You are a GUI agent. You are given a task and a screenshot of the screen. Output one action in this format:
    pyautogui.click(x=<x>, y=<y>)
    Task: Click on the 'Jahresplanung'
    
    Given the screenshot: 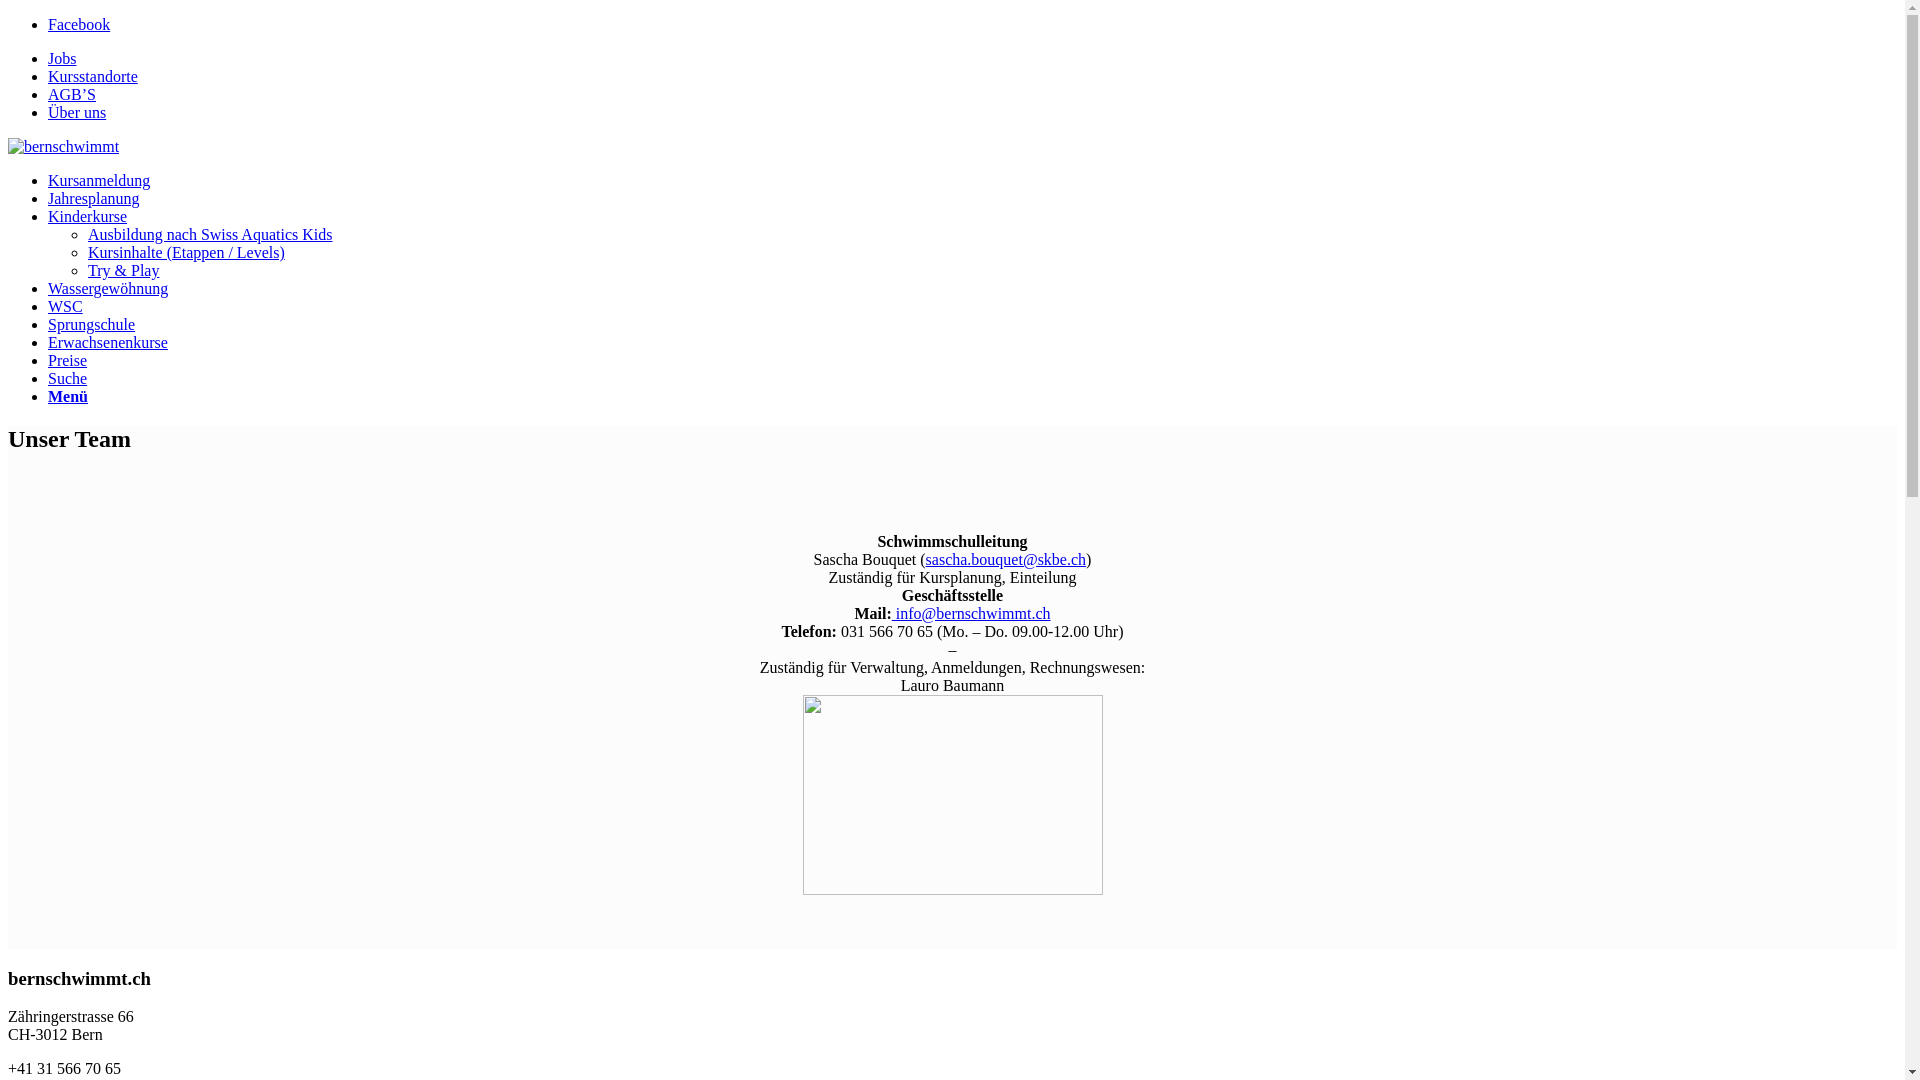 What is the action you would take?
    pyautogui.click(x=93, y=198)
    